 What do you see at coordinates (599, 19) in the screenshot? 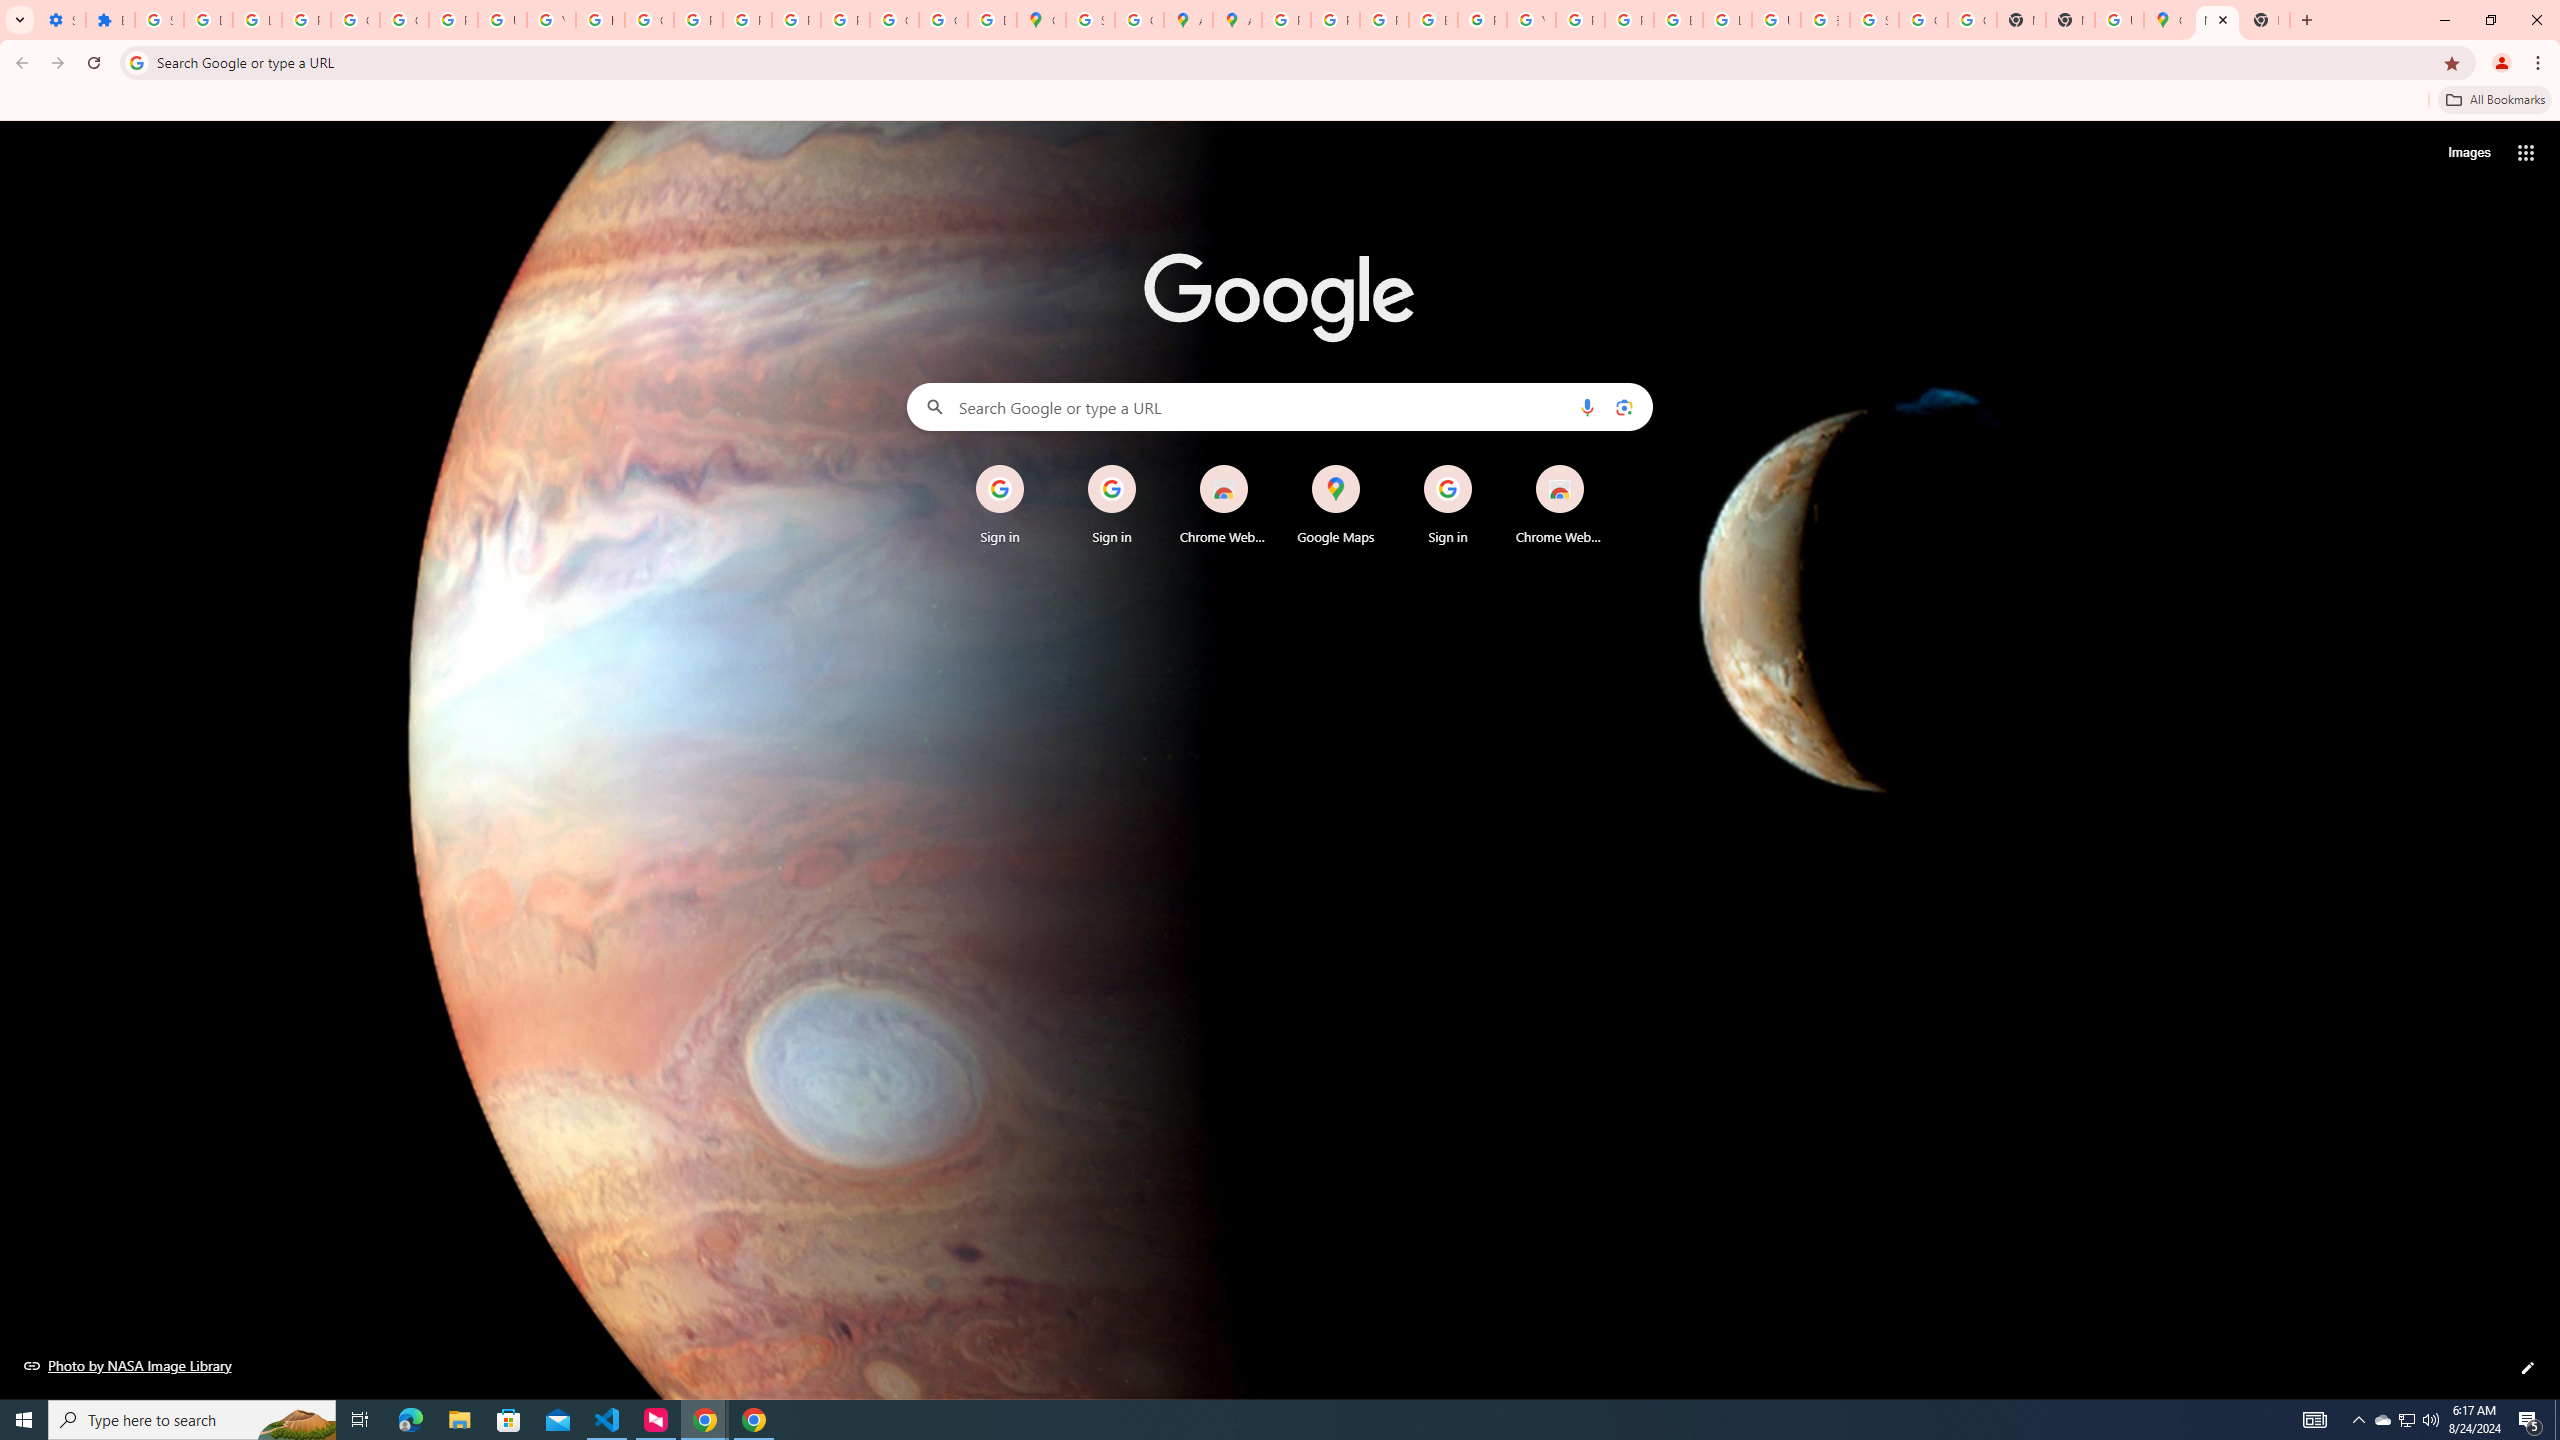
I see `'https://scholar.google.com/'` at bounding box center [599, 19].